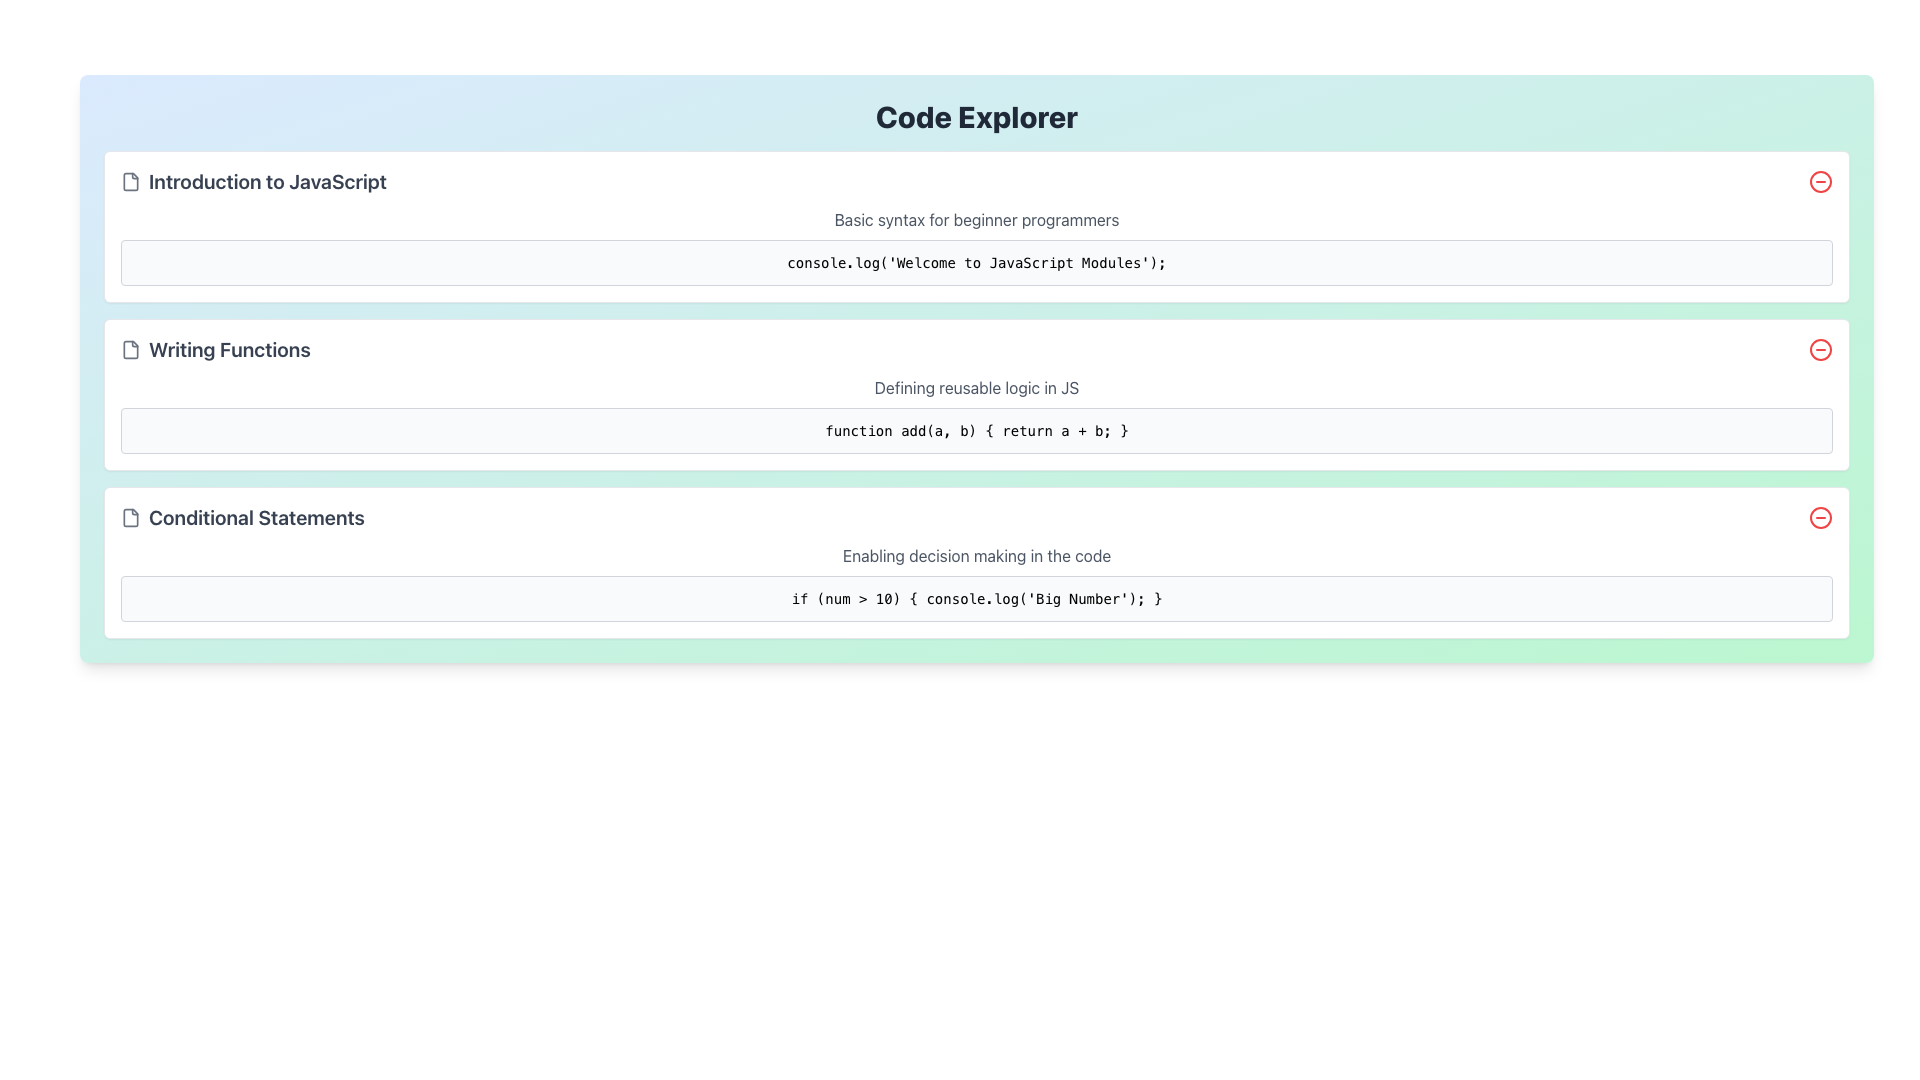 The image size is (1920, 1080). I want to click on the red circular minus icon located at the far right of the 'Writing Functions' row, so click(1820, 349).